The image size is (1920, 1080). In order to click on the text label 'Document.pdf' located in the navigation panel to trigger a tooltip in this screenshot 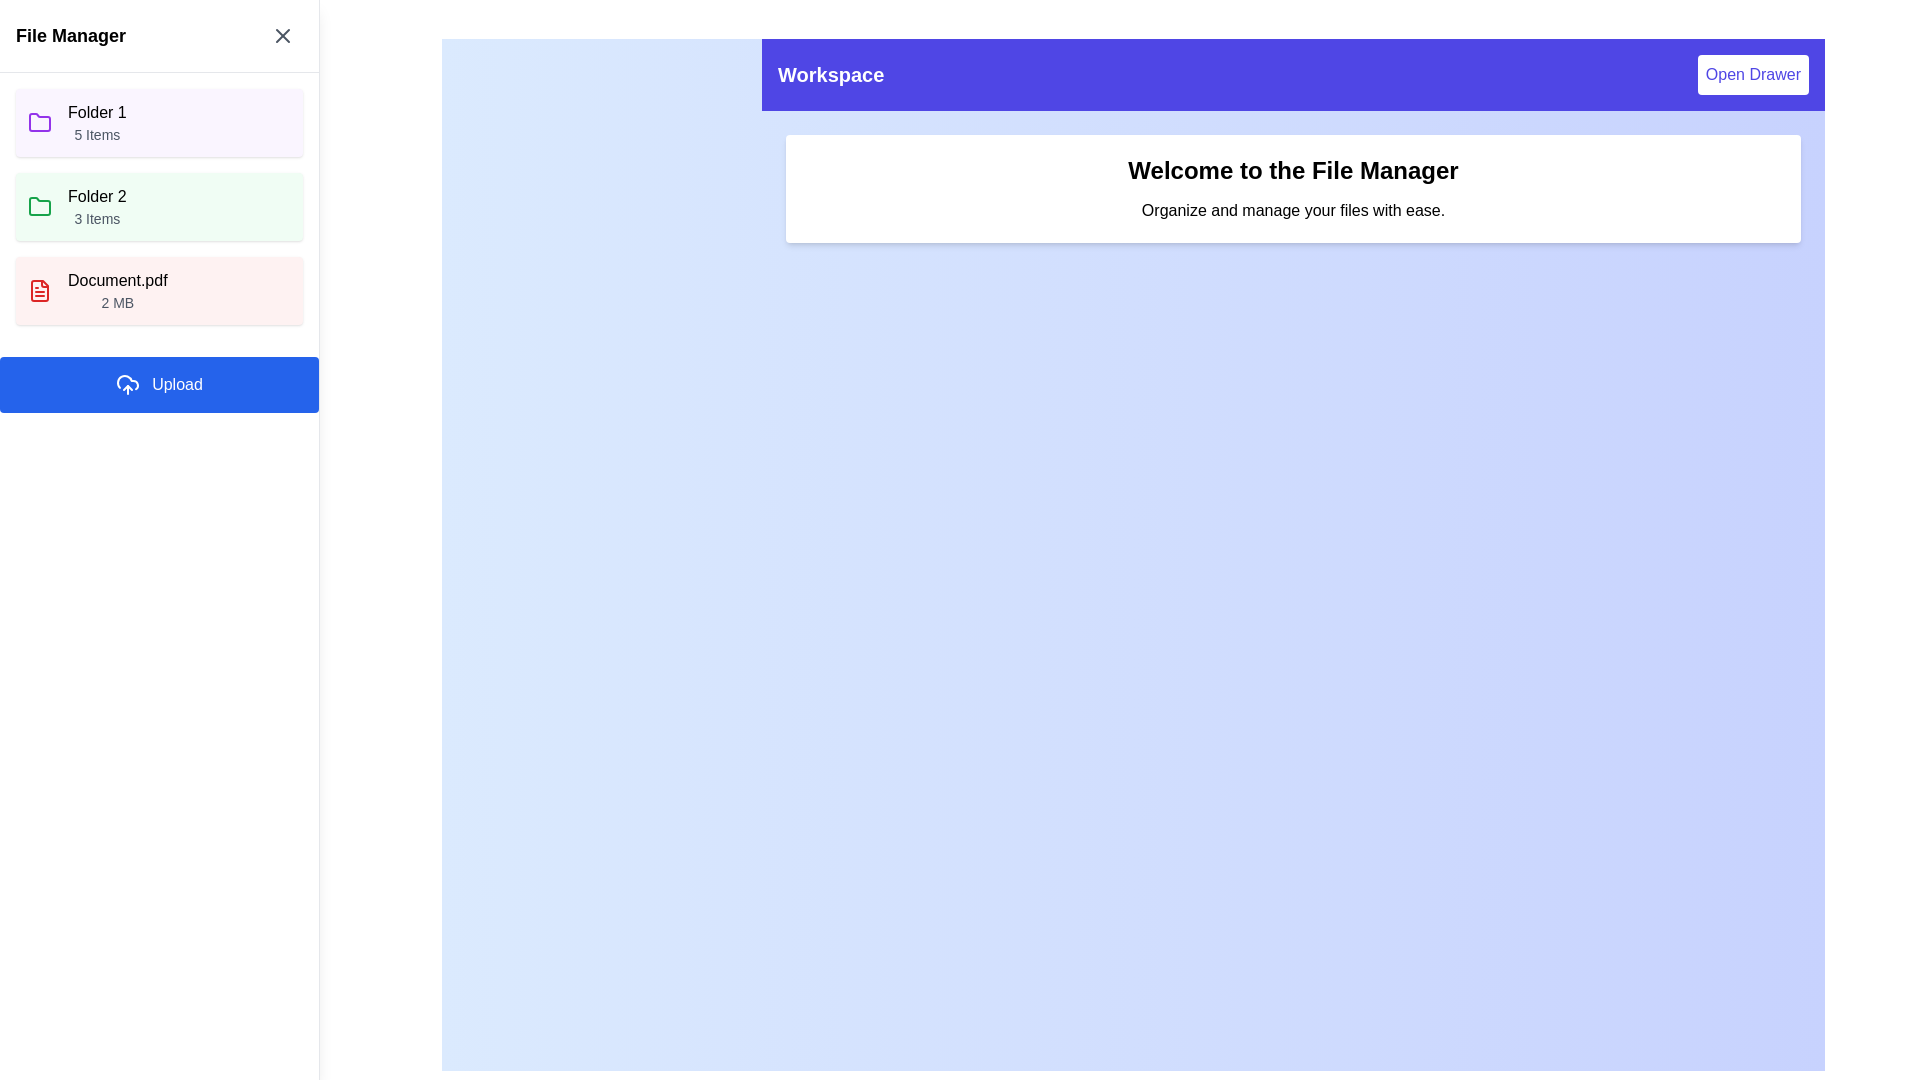, I will do `click(116, 281)`.